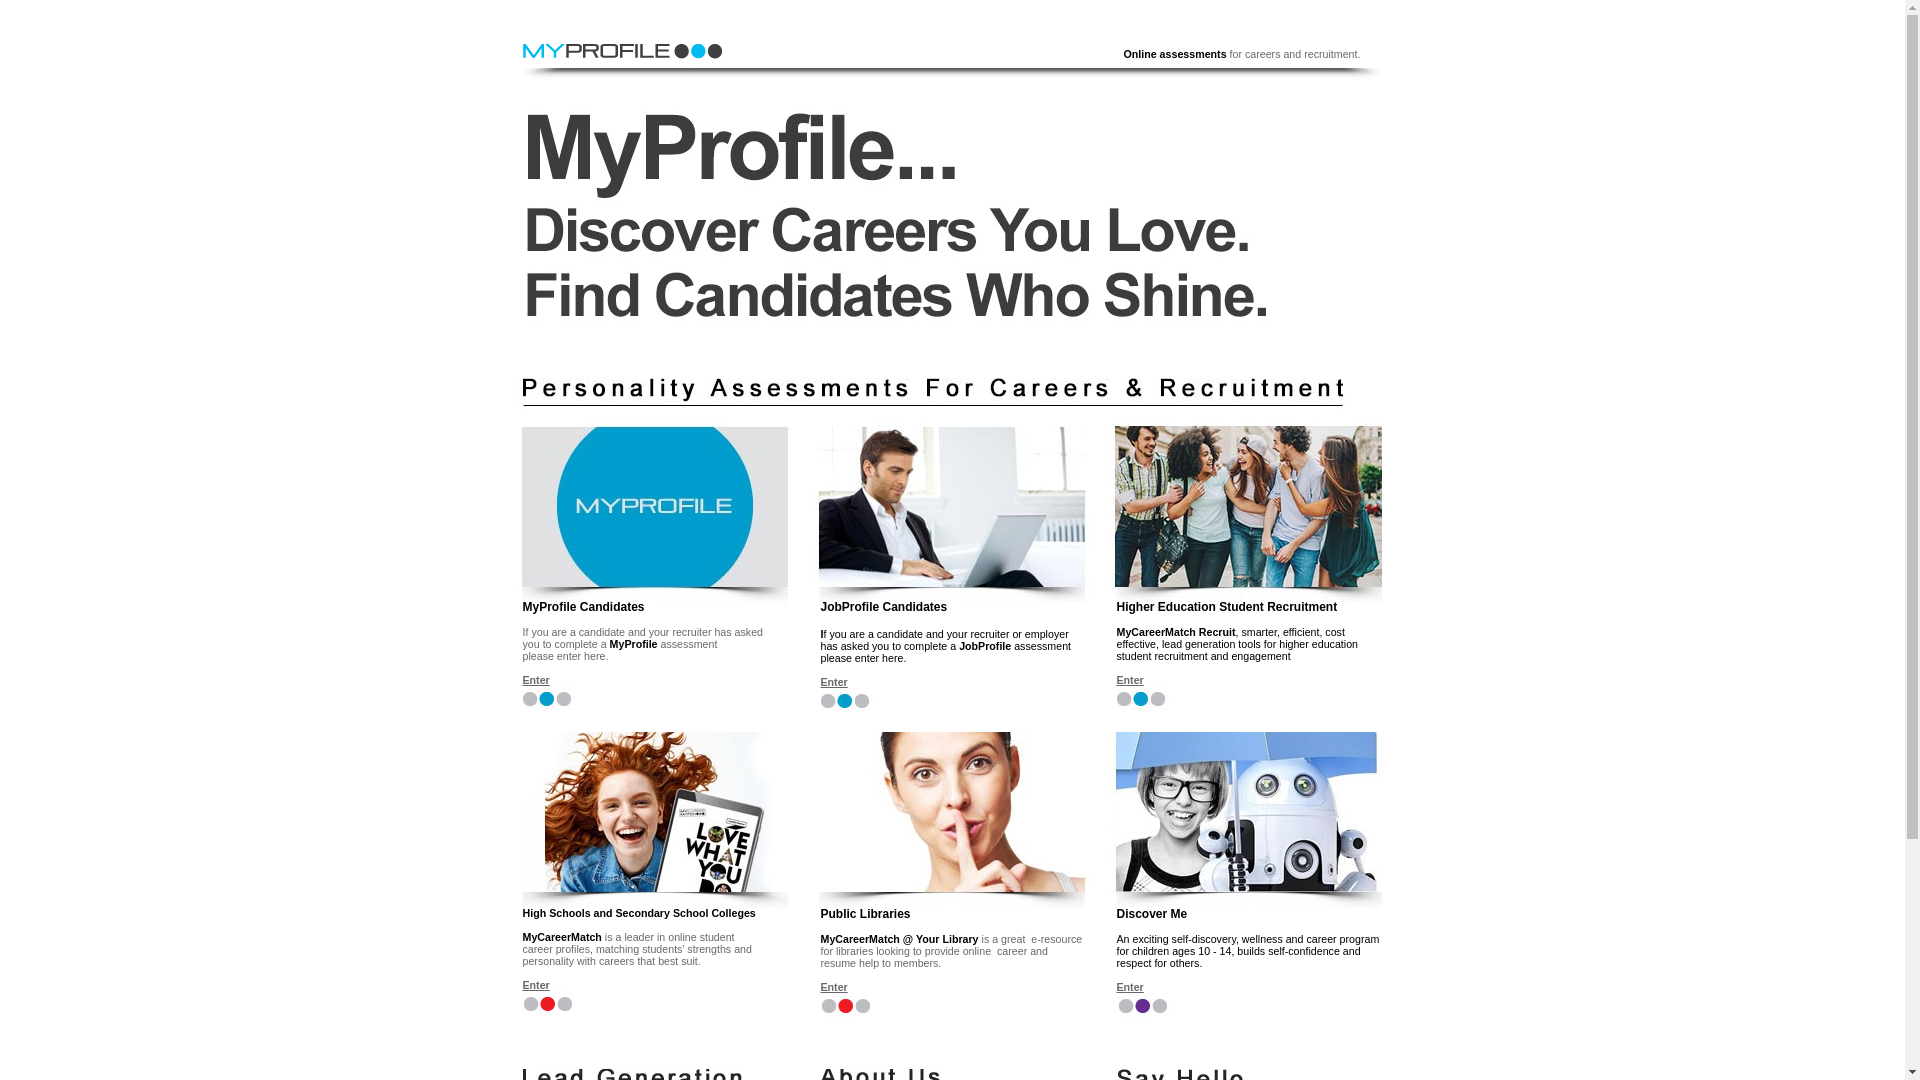 This screenshot has height=1080, width=1920. What do you see at coordinates (820, 986) in the screenshot?
I see `'Enter'` at bounding box center [820, 986].